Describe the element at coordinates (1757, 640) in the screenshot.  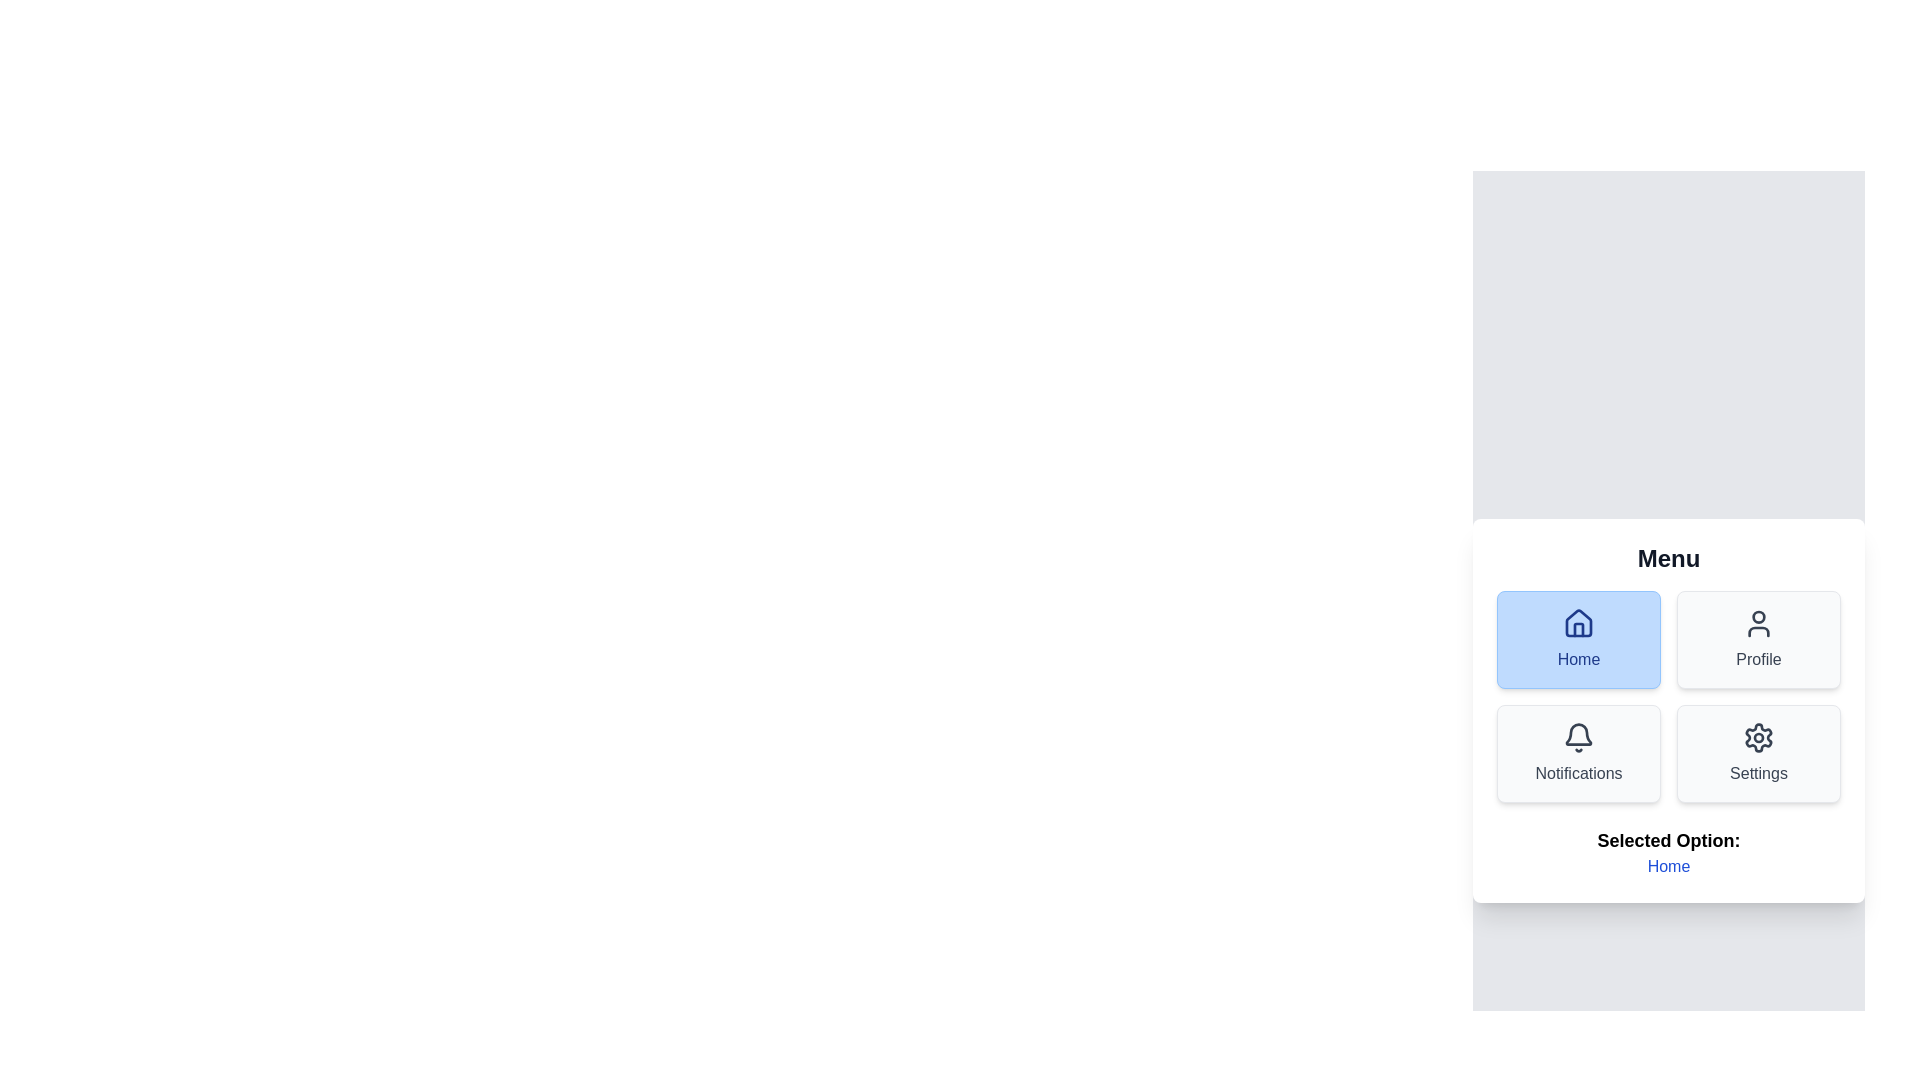
I see `the Profile menu option` at that location.